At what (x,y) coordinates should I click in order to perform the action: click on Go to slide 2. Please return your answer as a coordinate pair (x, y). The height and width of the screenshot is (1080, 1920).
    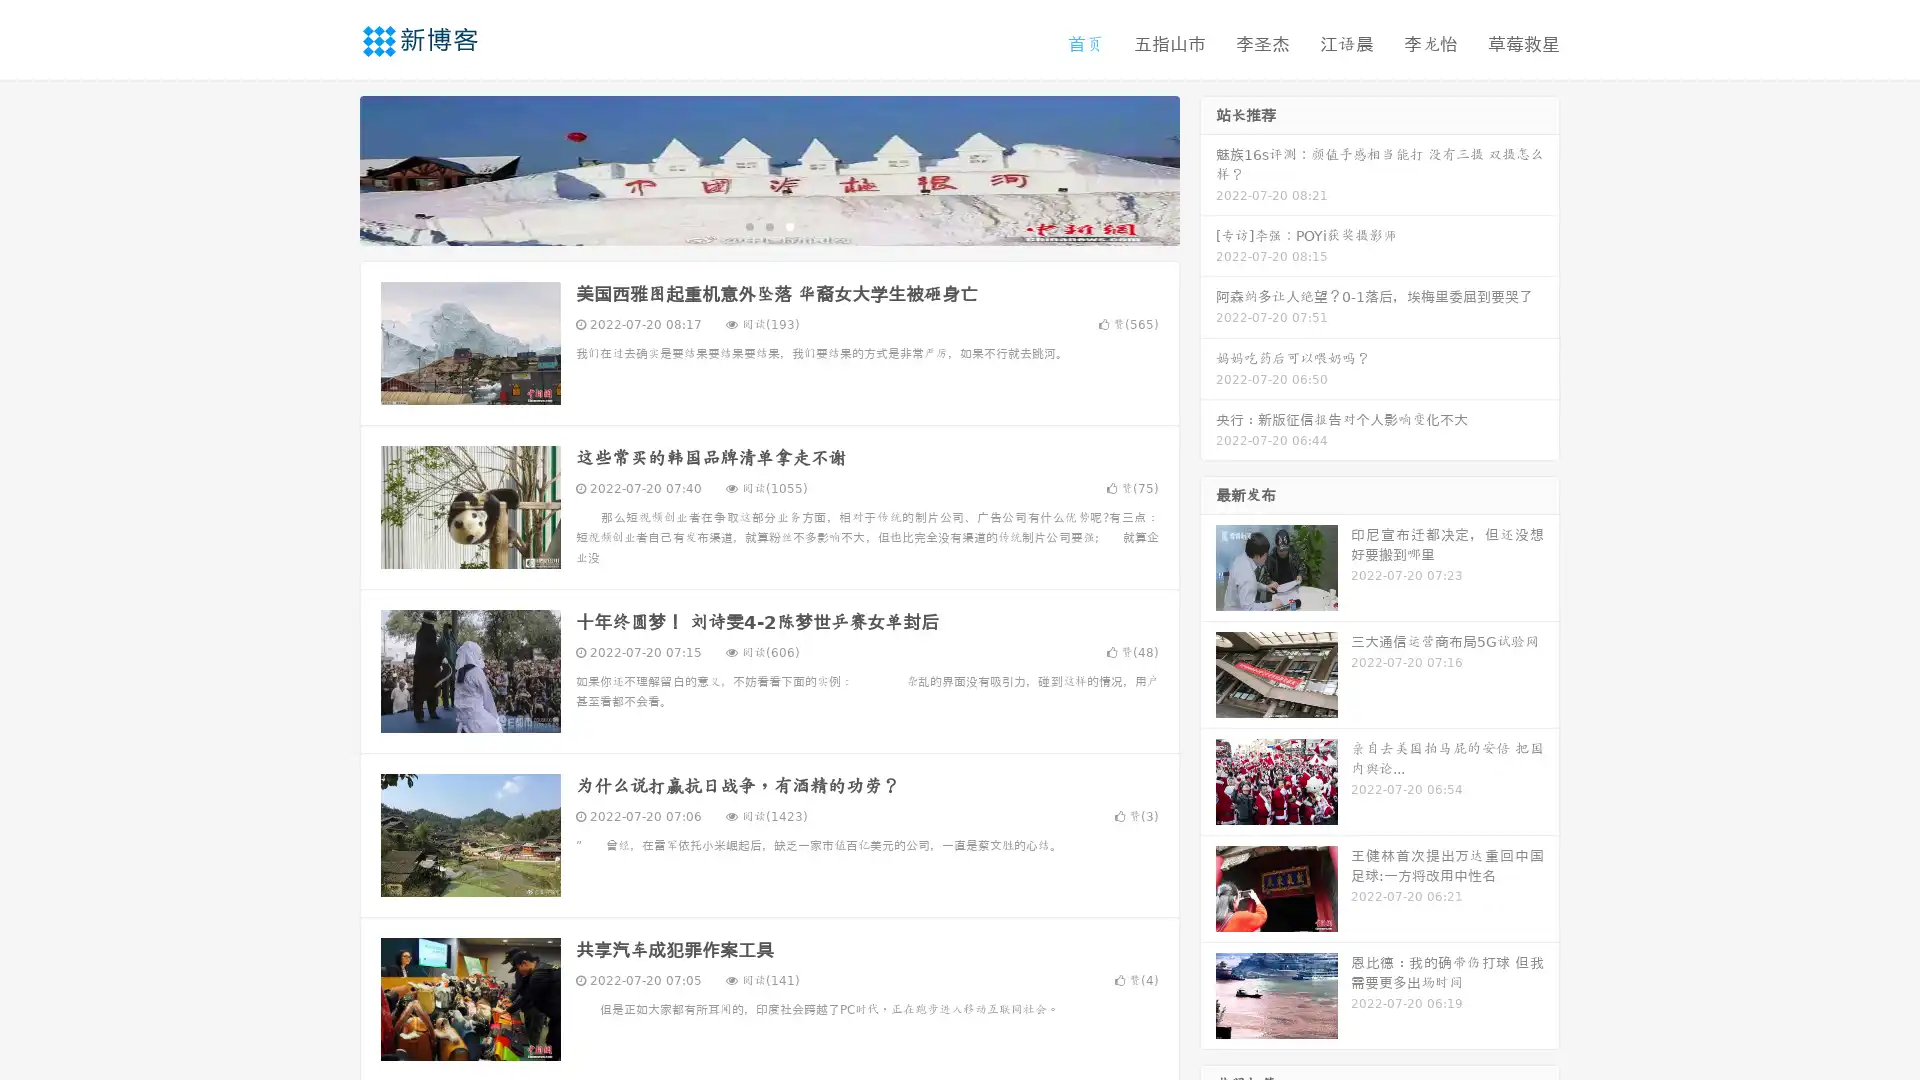
    Looking at the image, I should click on (768, 225).